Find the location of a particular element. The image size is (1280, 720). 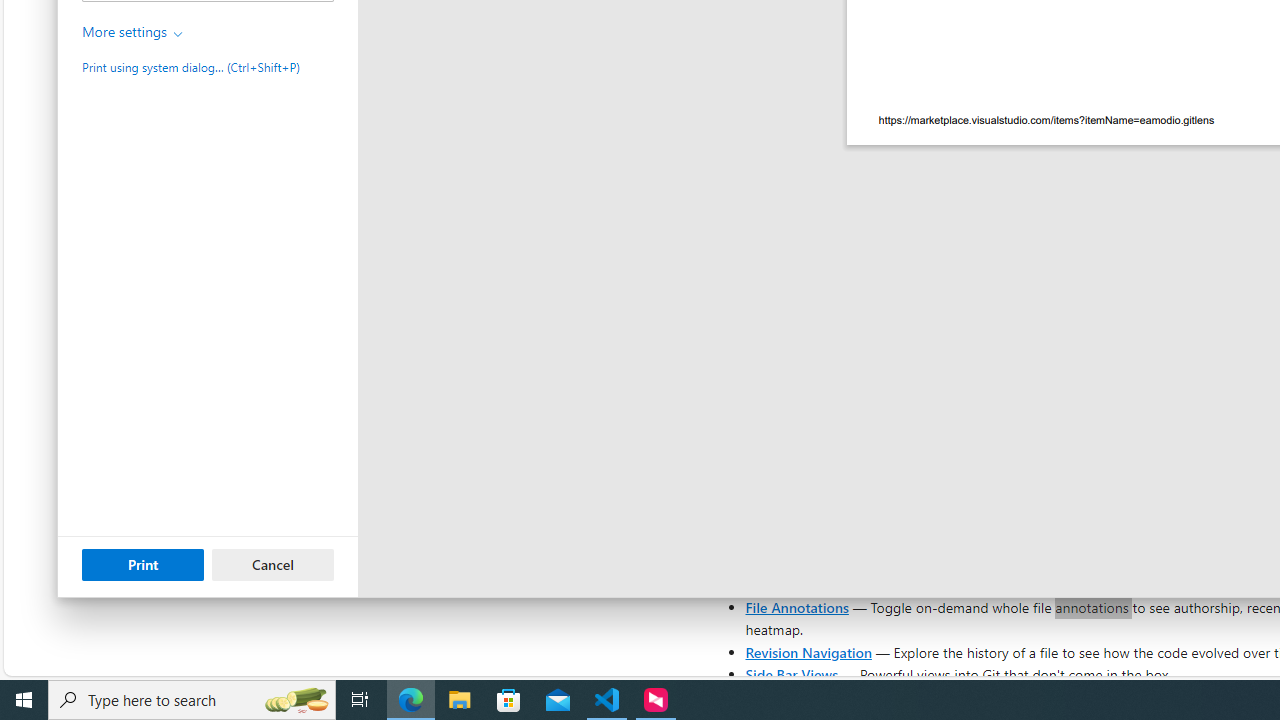

'Class: c0183' is located at coordinates (178, 34).